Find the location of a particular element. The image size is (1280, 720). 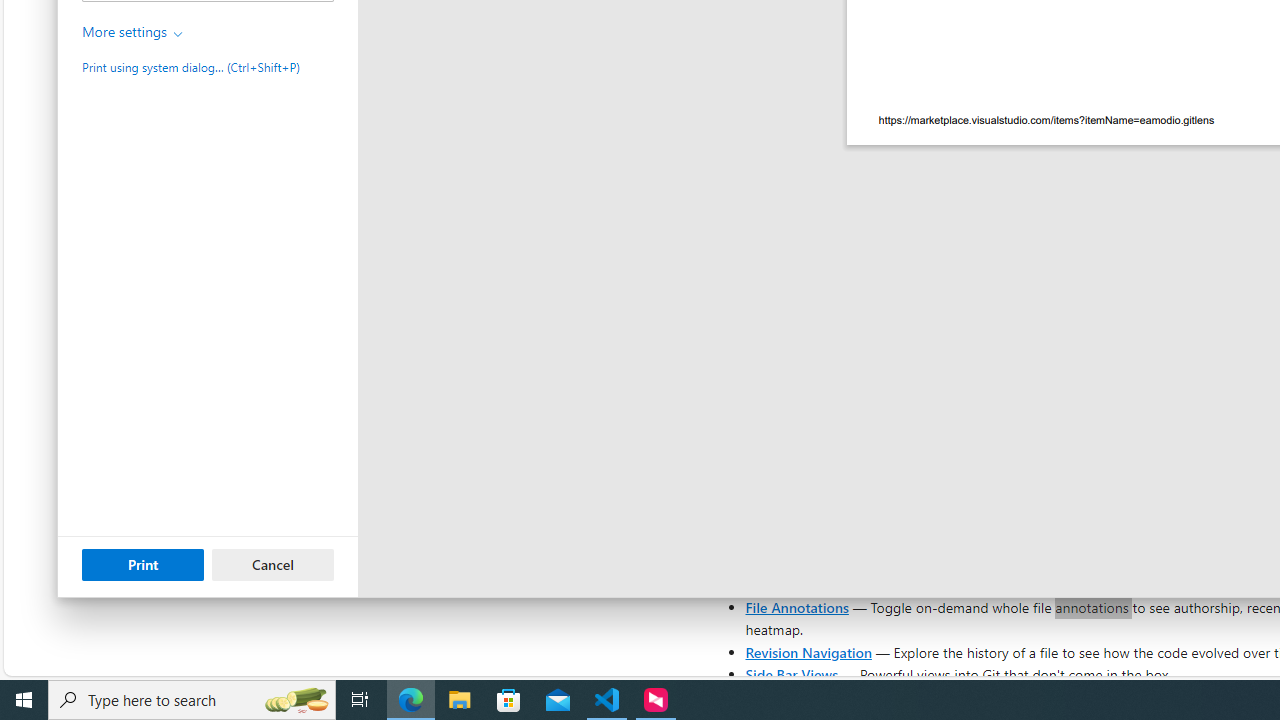

'Class: c0183' is located at coordinates (178, 34).